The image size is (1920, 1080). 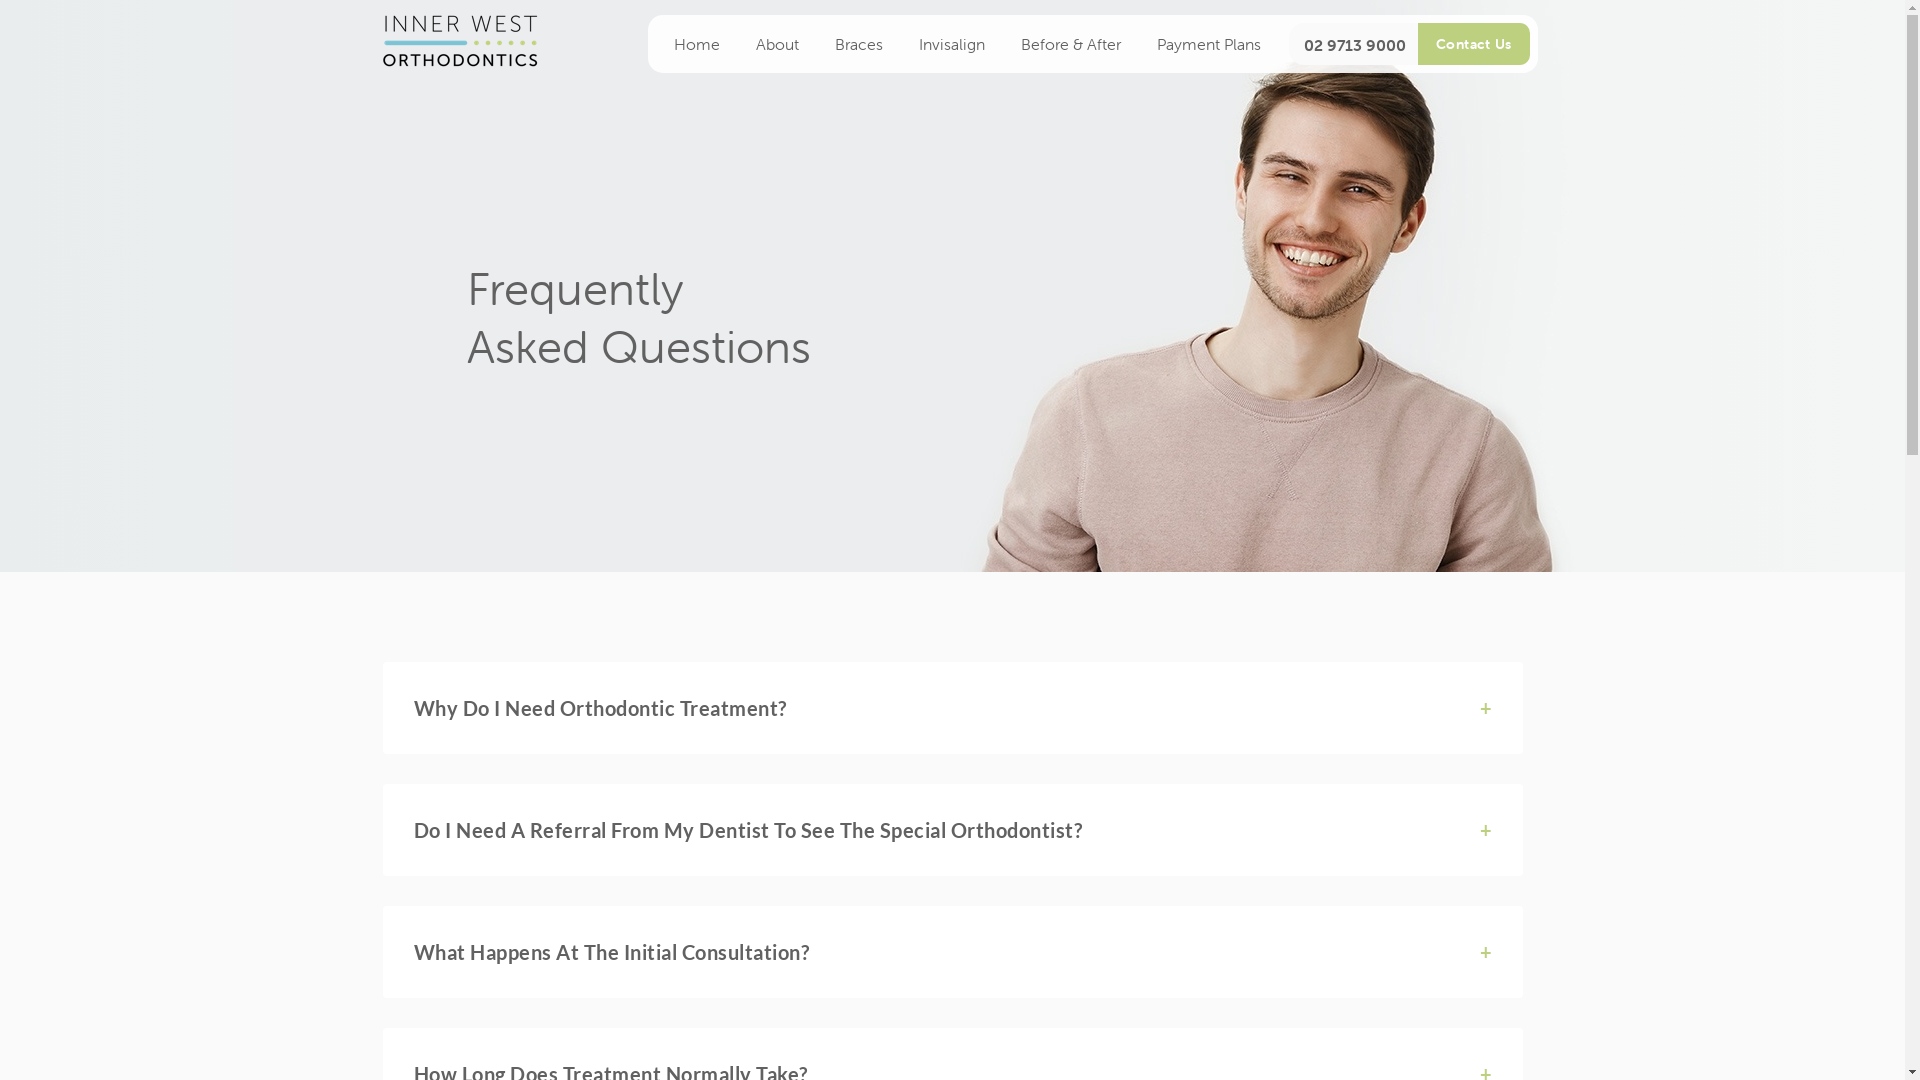 What do you see at coordinates (1207, 43) in the screenshot?
I see `'Payment Plans'` at bounding box center [1207, 43].